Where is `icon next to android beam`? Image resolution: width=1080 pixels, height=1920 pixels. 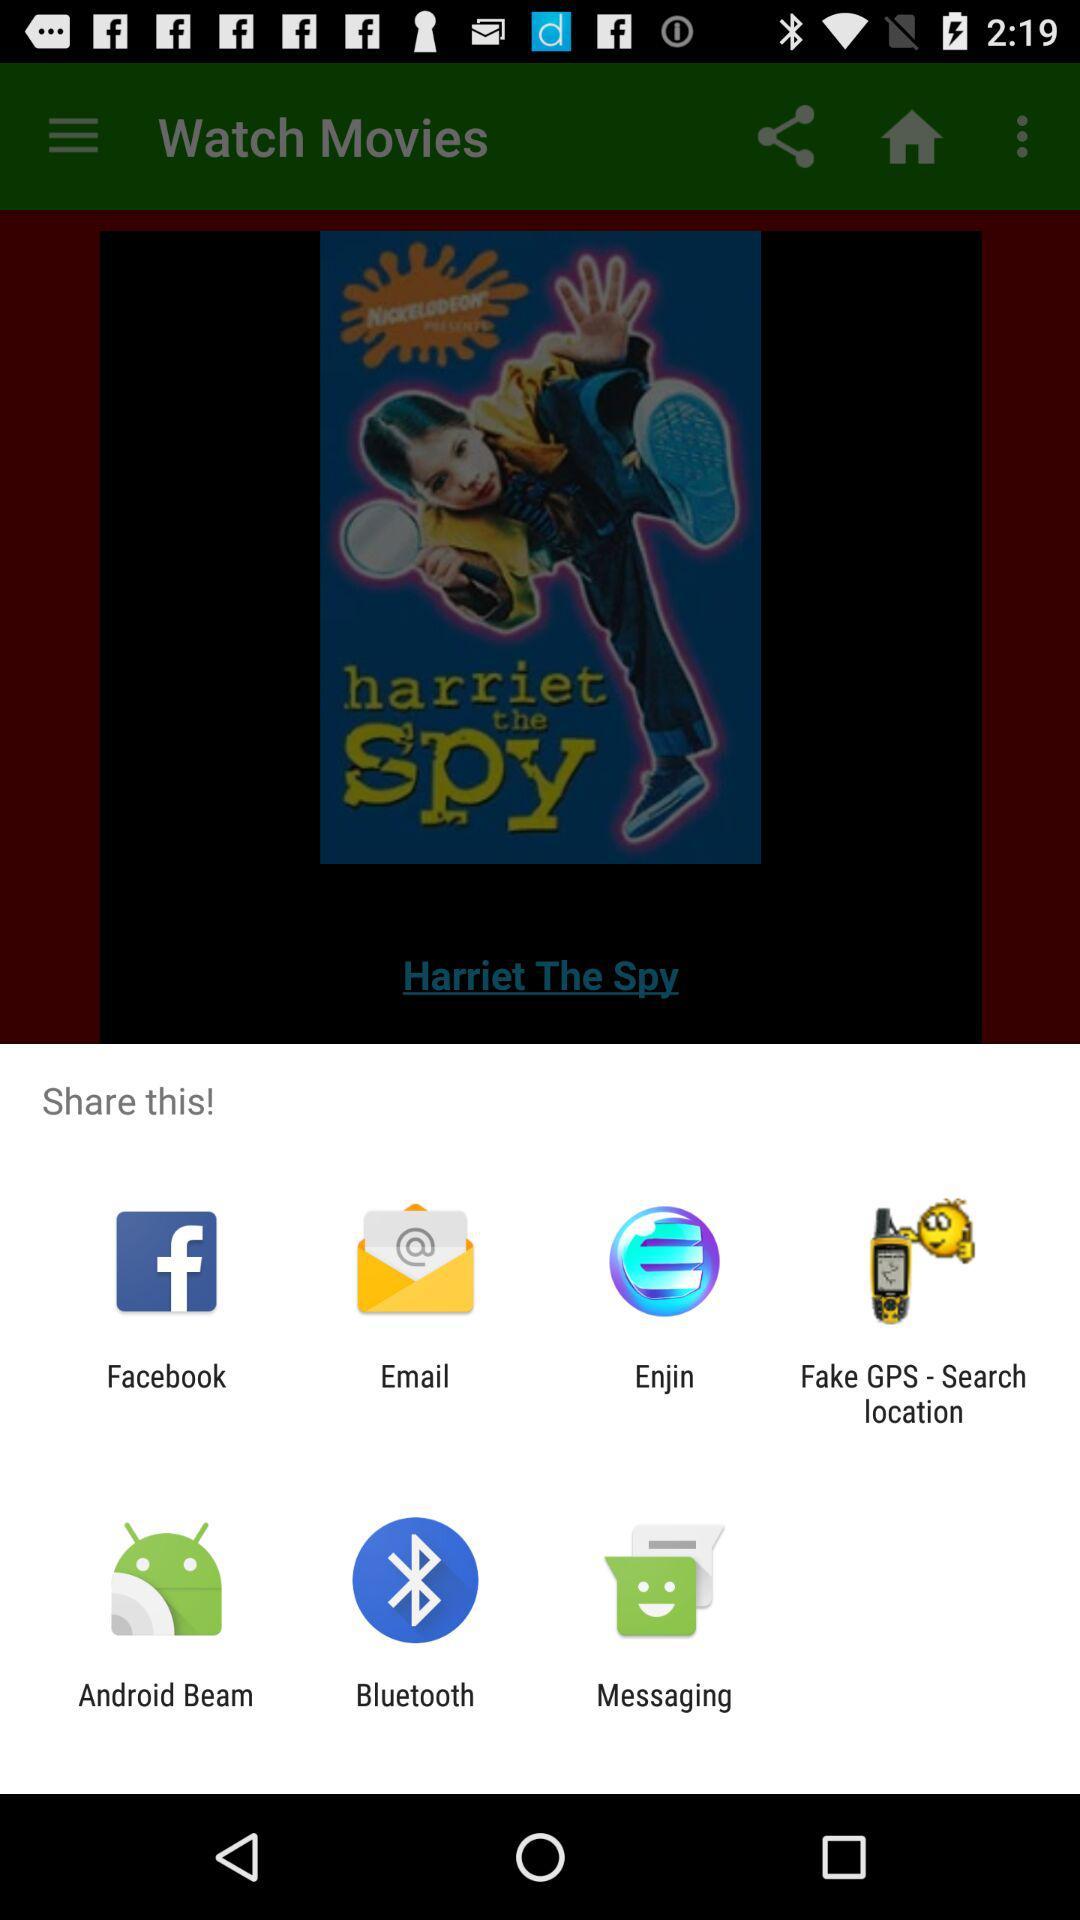
icon next to android beam is located at coordinates (414, 1711).